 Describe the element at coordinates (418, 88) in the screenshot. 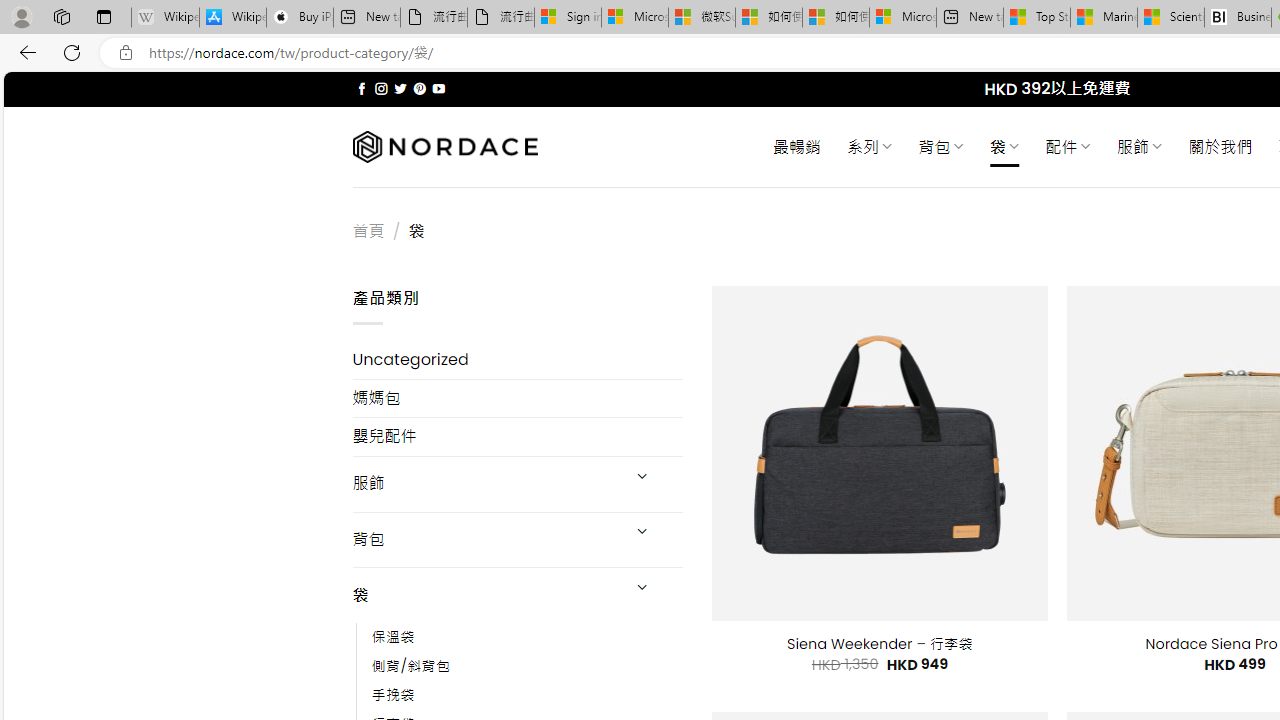

I see `'Follow on Pinterest'` at that location.